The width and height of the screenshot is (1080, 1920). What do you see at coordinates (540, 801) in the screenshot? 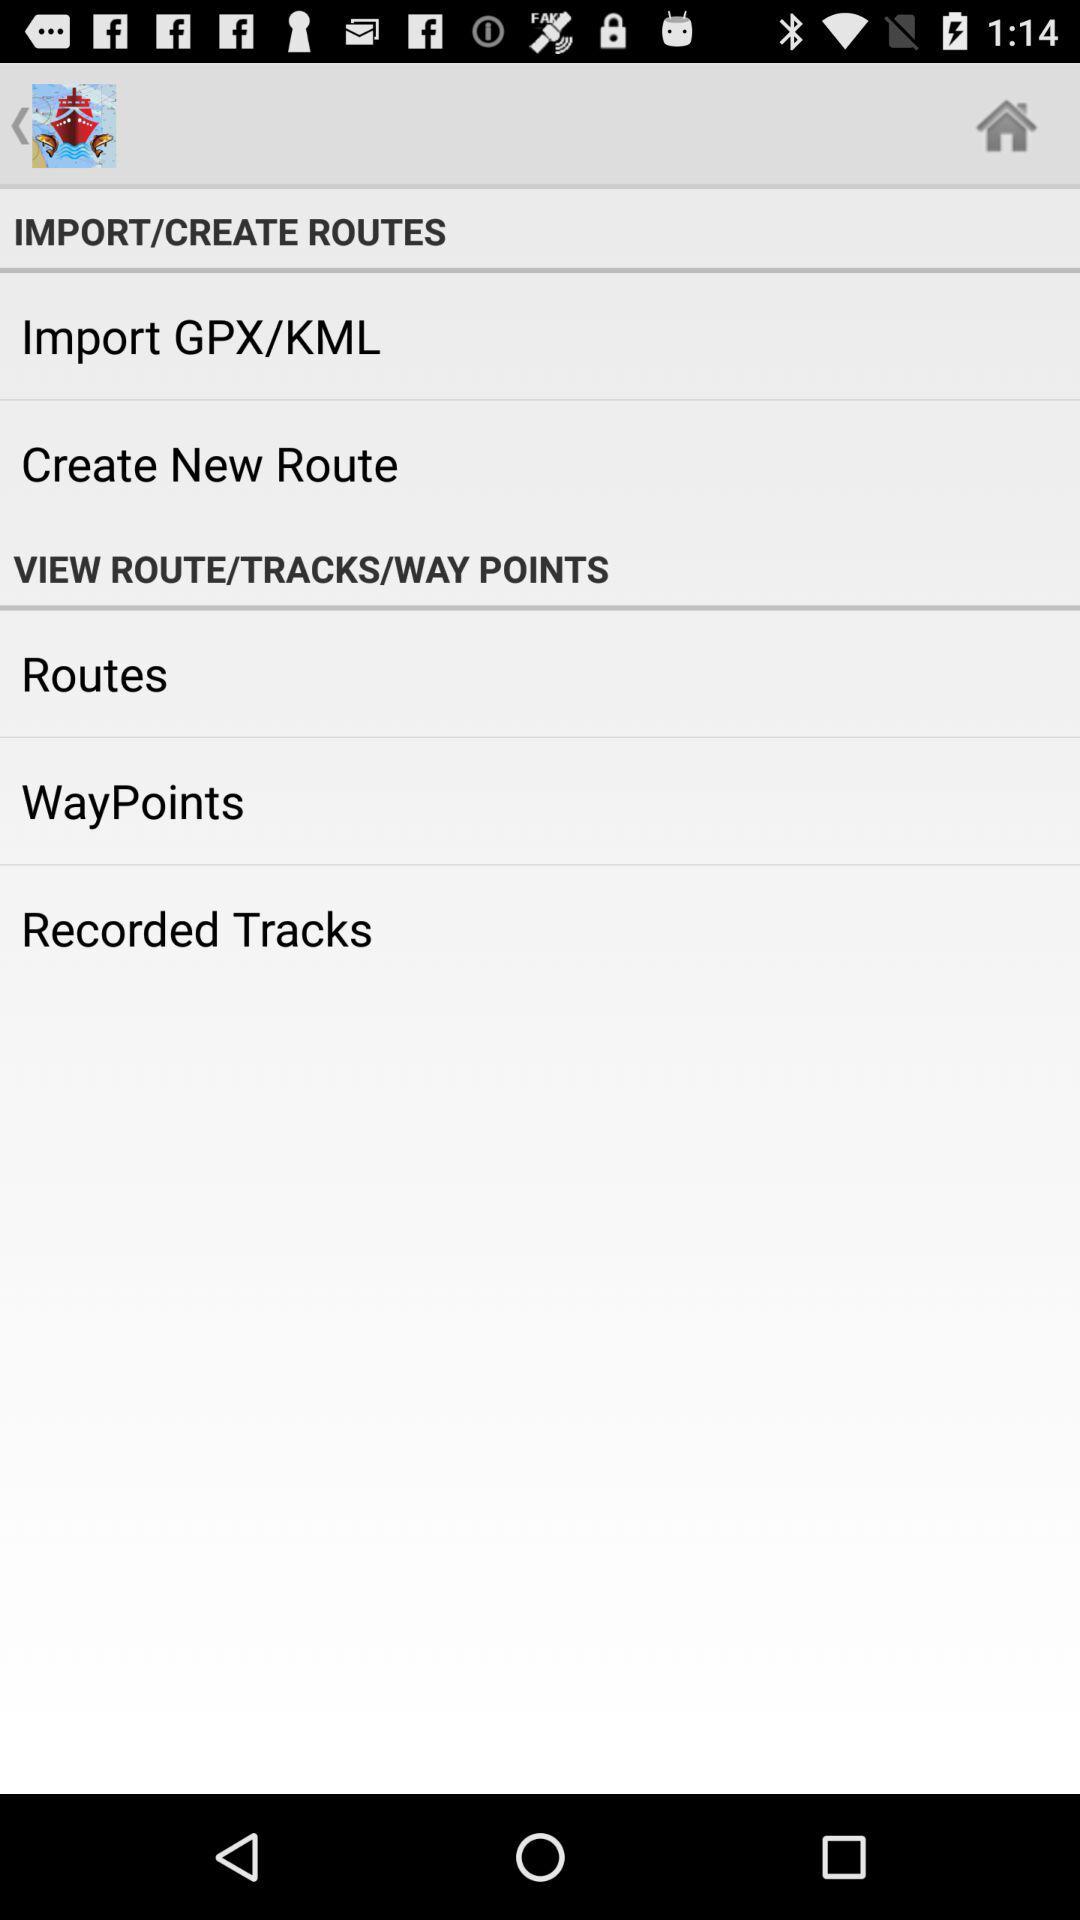
I see `the waypoints icon` at bounding box center [540, 801].